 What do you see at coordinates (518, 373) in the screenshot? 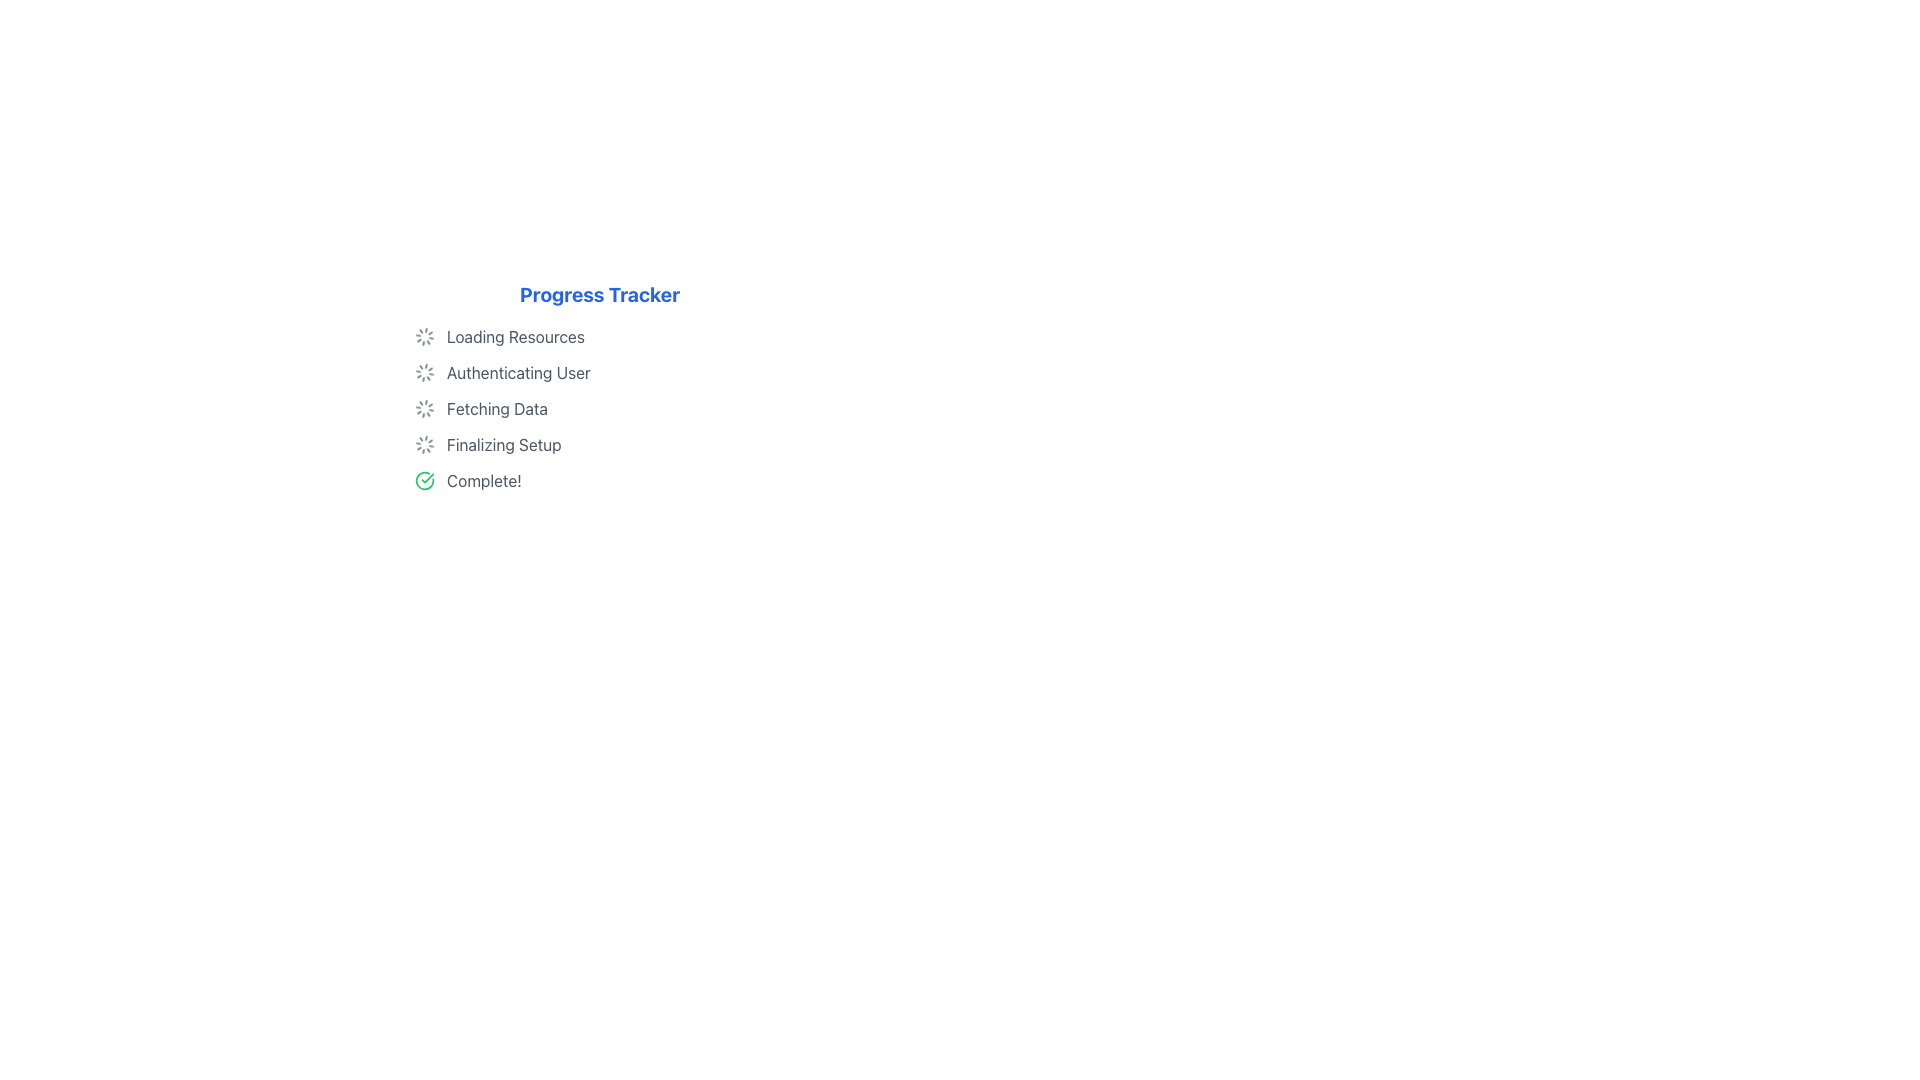
I see `the static text label indicating the user authentication phase in the progress tracker, located below the 'Loading Resources' step and above the 'Fetching Data' step` at bounding box center [518, 373].